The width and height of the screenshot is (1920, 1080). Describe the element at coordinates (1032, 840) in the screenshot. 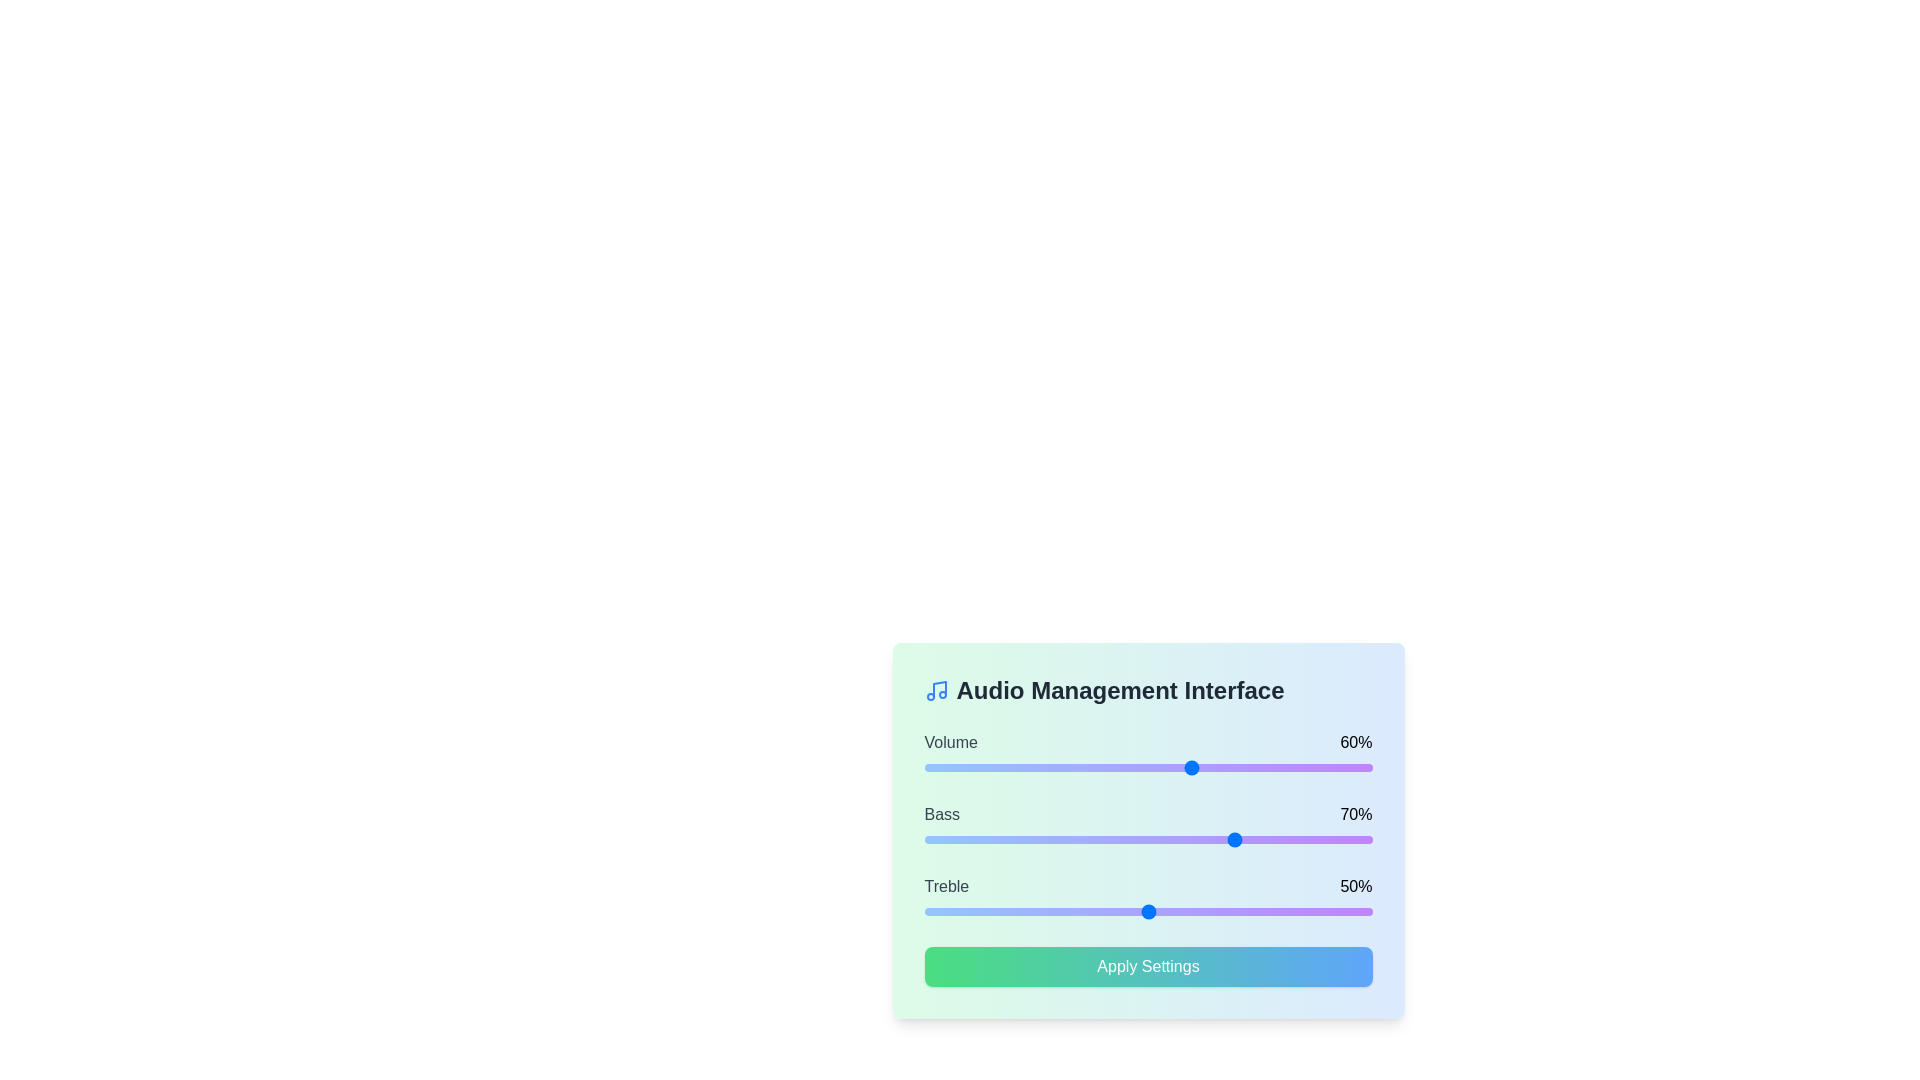

I see `the bass level` at that location.